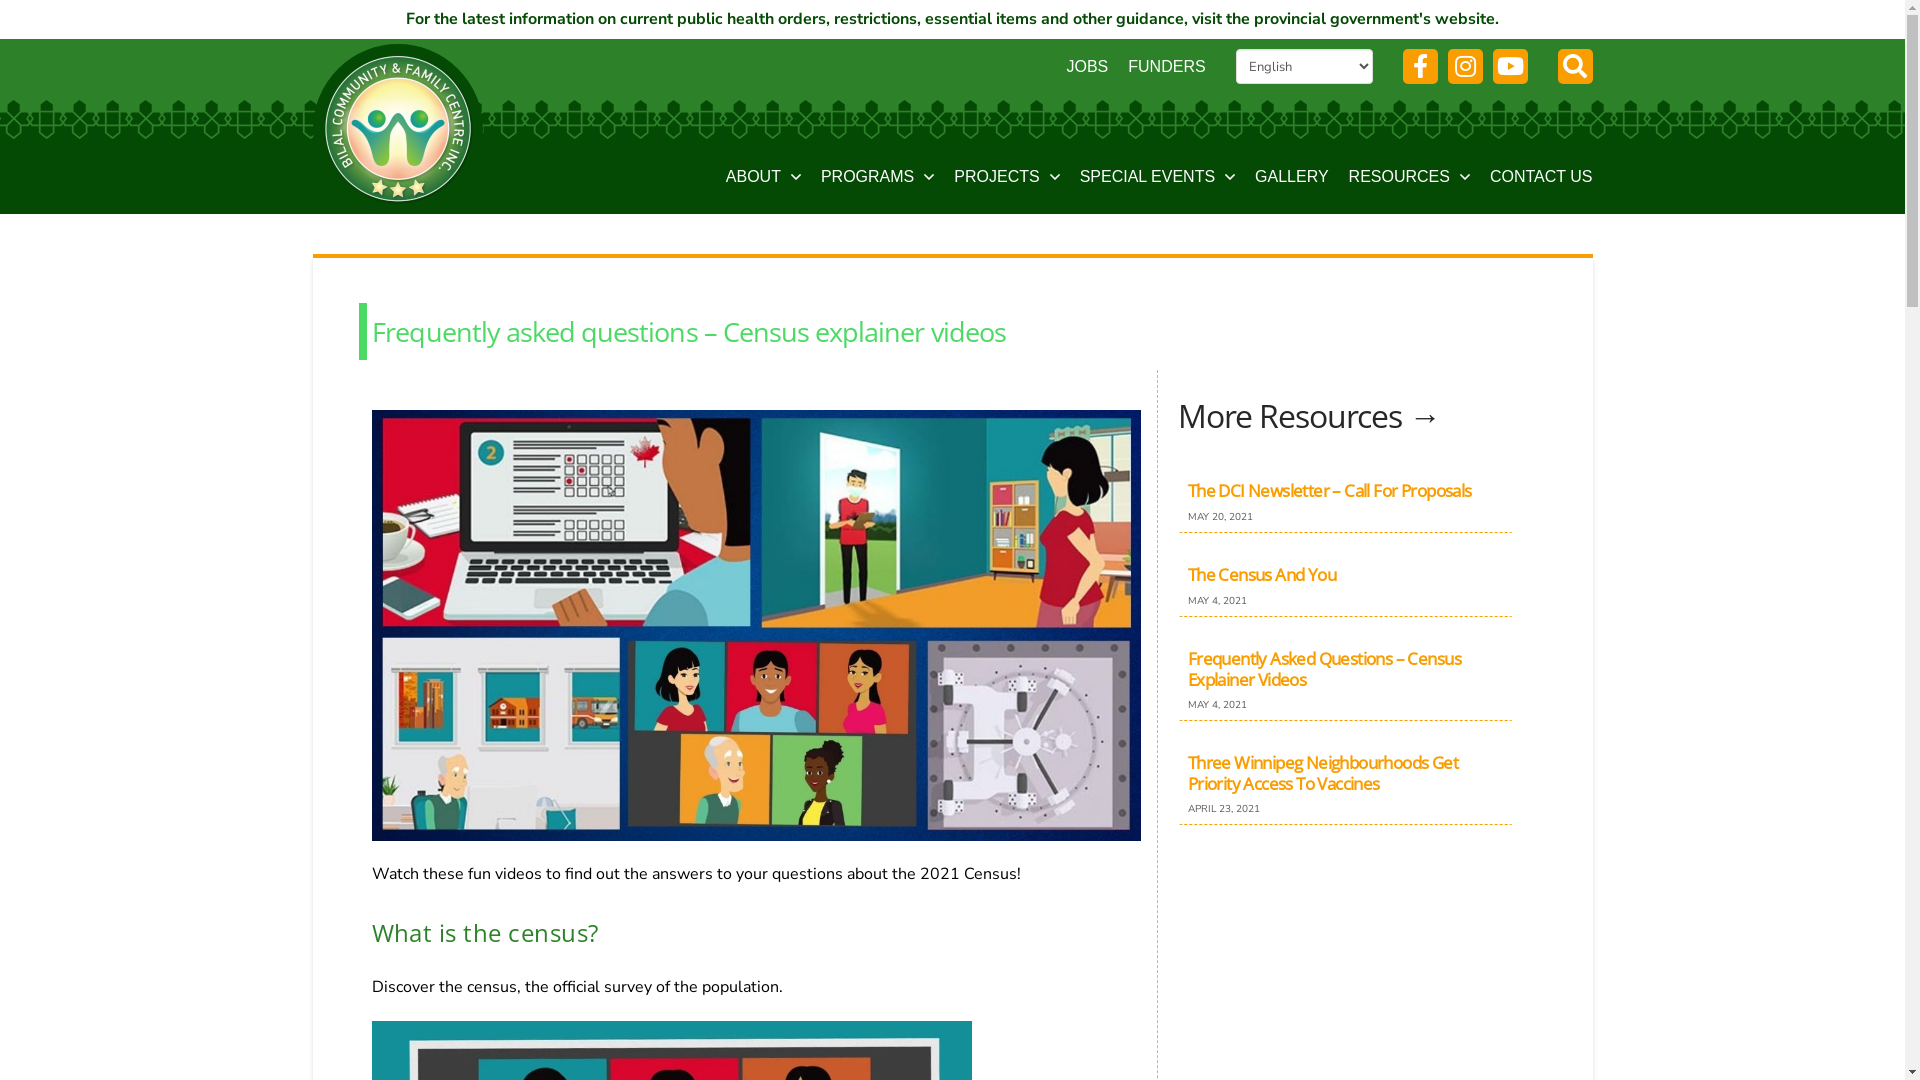  I want to click on 'CONTACT US', so click(1540, 178).